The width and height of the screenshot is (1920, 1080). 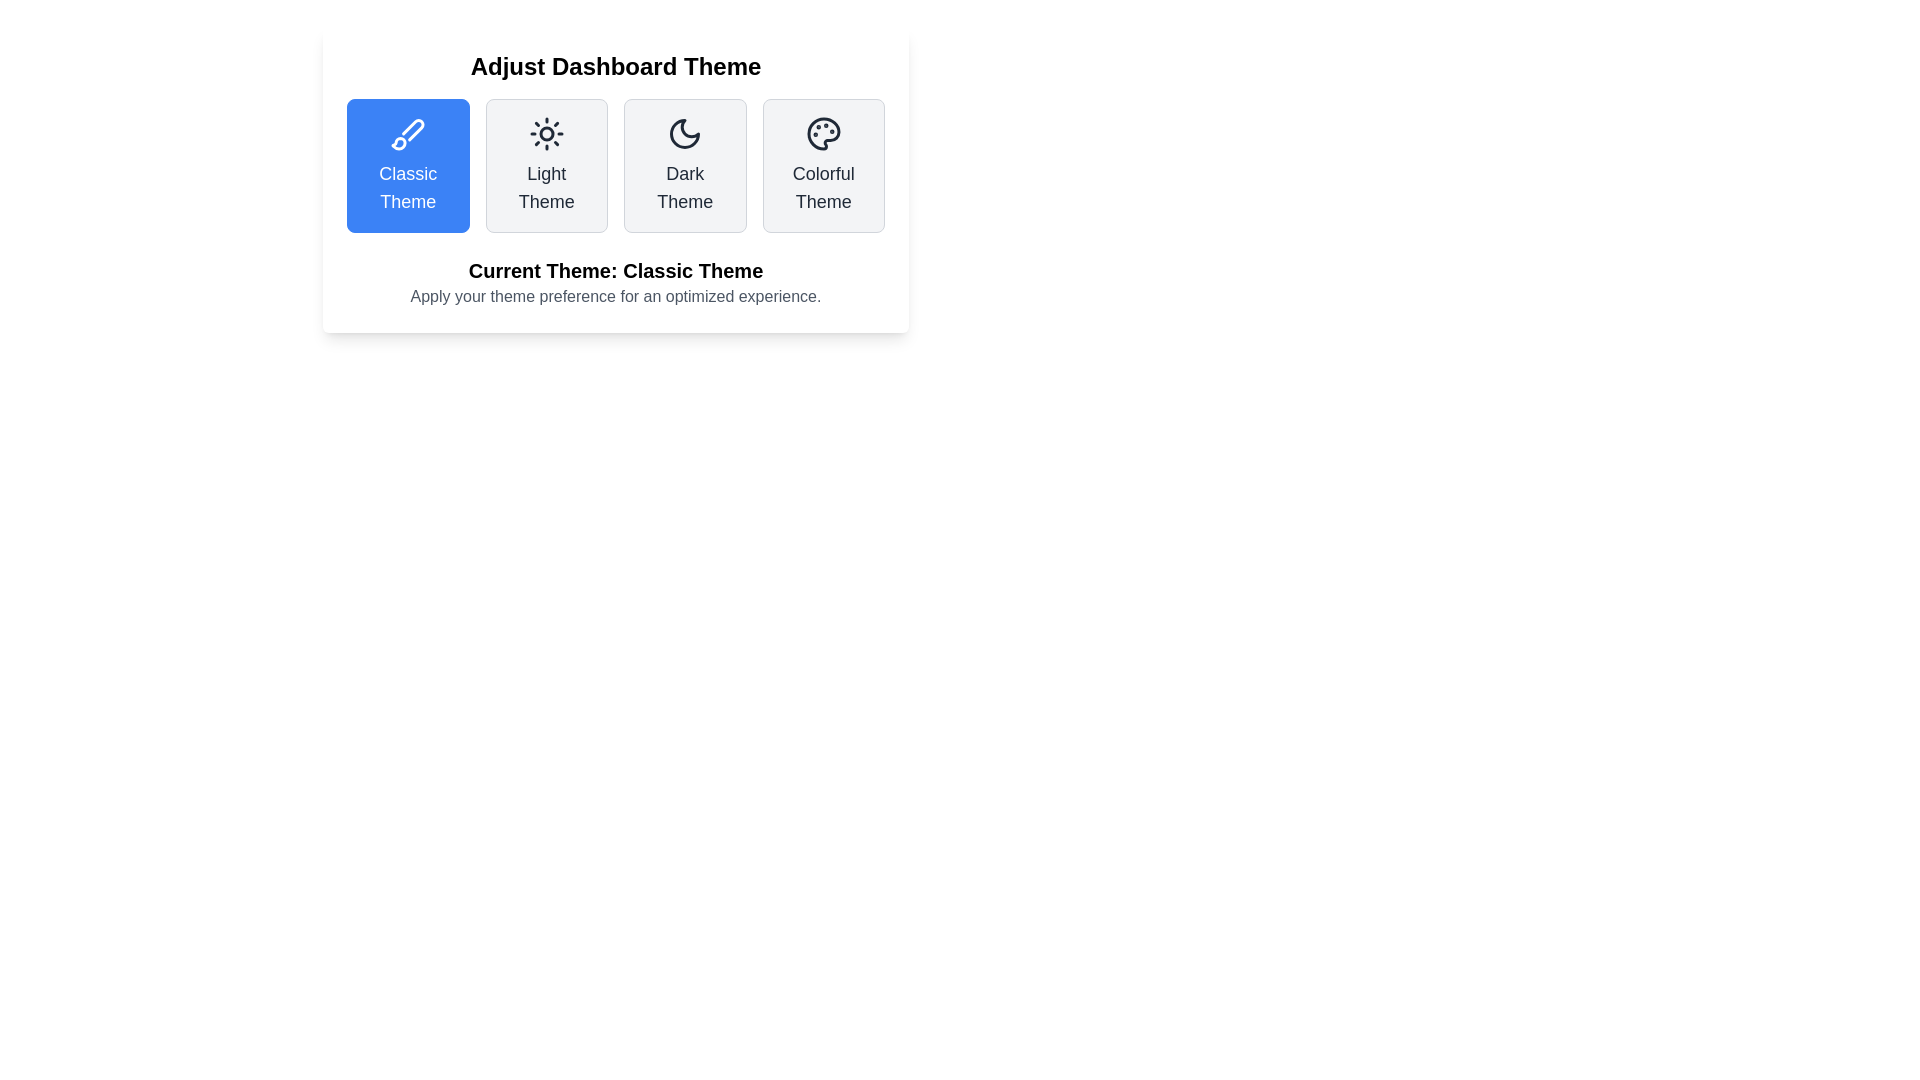 I want to click on the 'Classic Theme' icon, which is the first option in the row of theme choices under the 'Adjust Dashboard Theme' header, so click(x=407, y=134).